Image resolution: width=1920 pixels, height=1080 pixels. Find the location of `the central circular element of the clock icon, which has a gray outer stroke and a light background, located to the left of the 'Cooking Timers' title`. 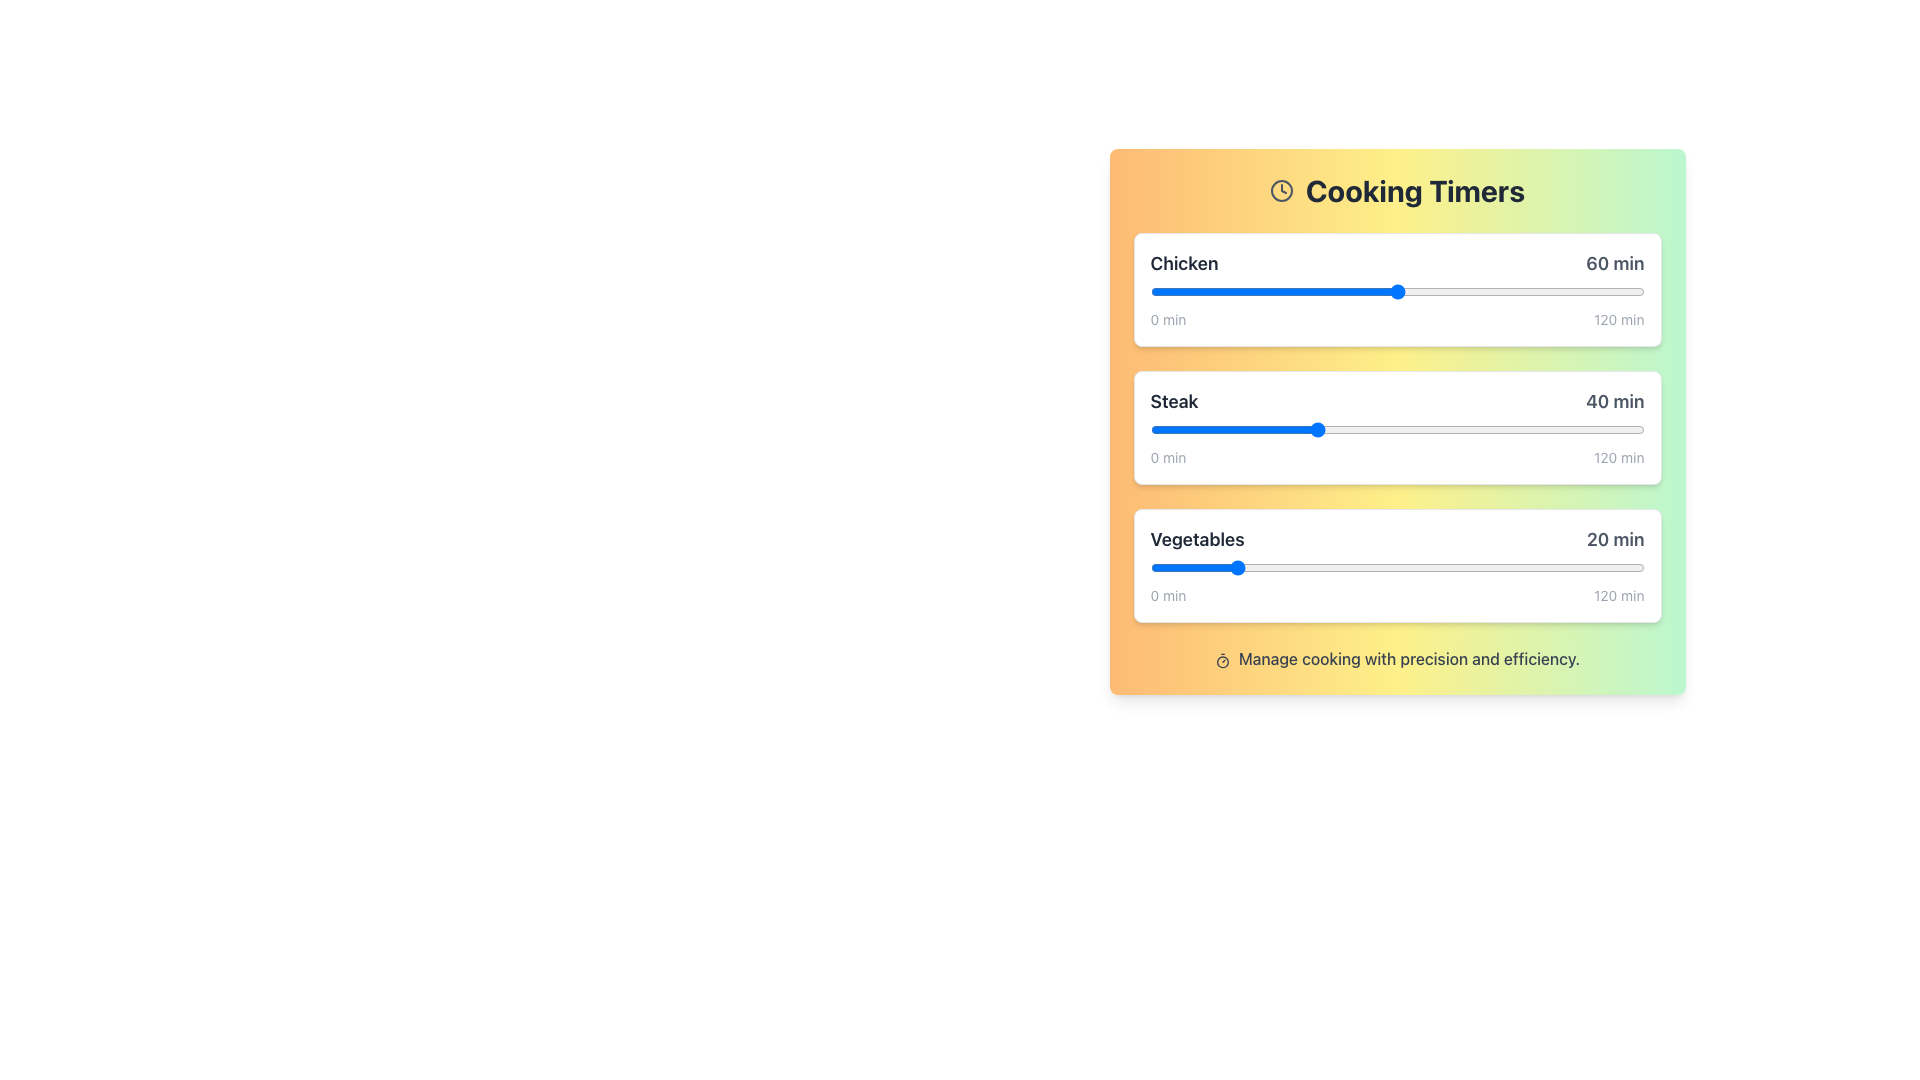

the central circular element of the clock icon, which has a gray outer stroke and a light background, located to the left of the 'Cooking Timers' title is located at coordinates (1281, 191).